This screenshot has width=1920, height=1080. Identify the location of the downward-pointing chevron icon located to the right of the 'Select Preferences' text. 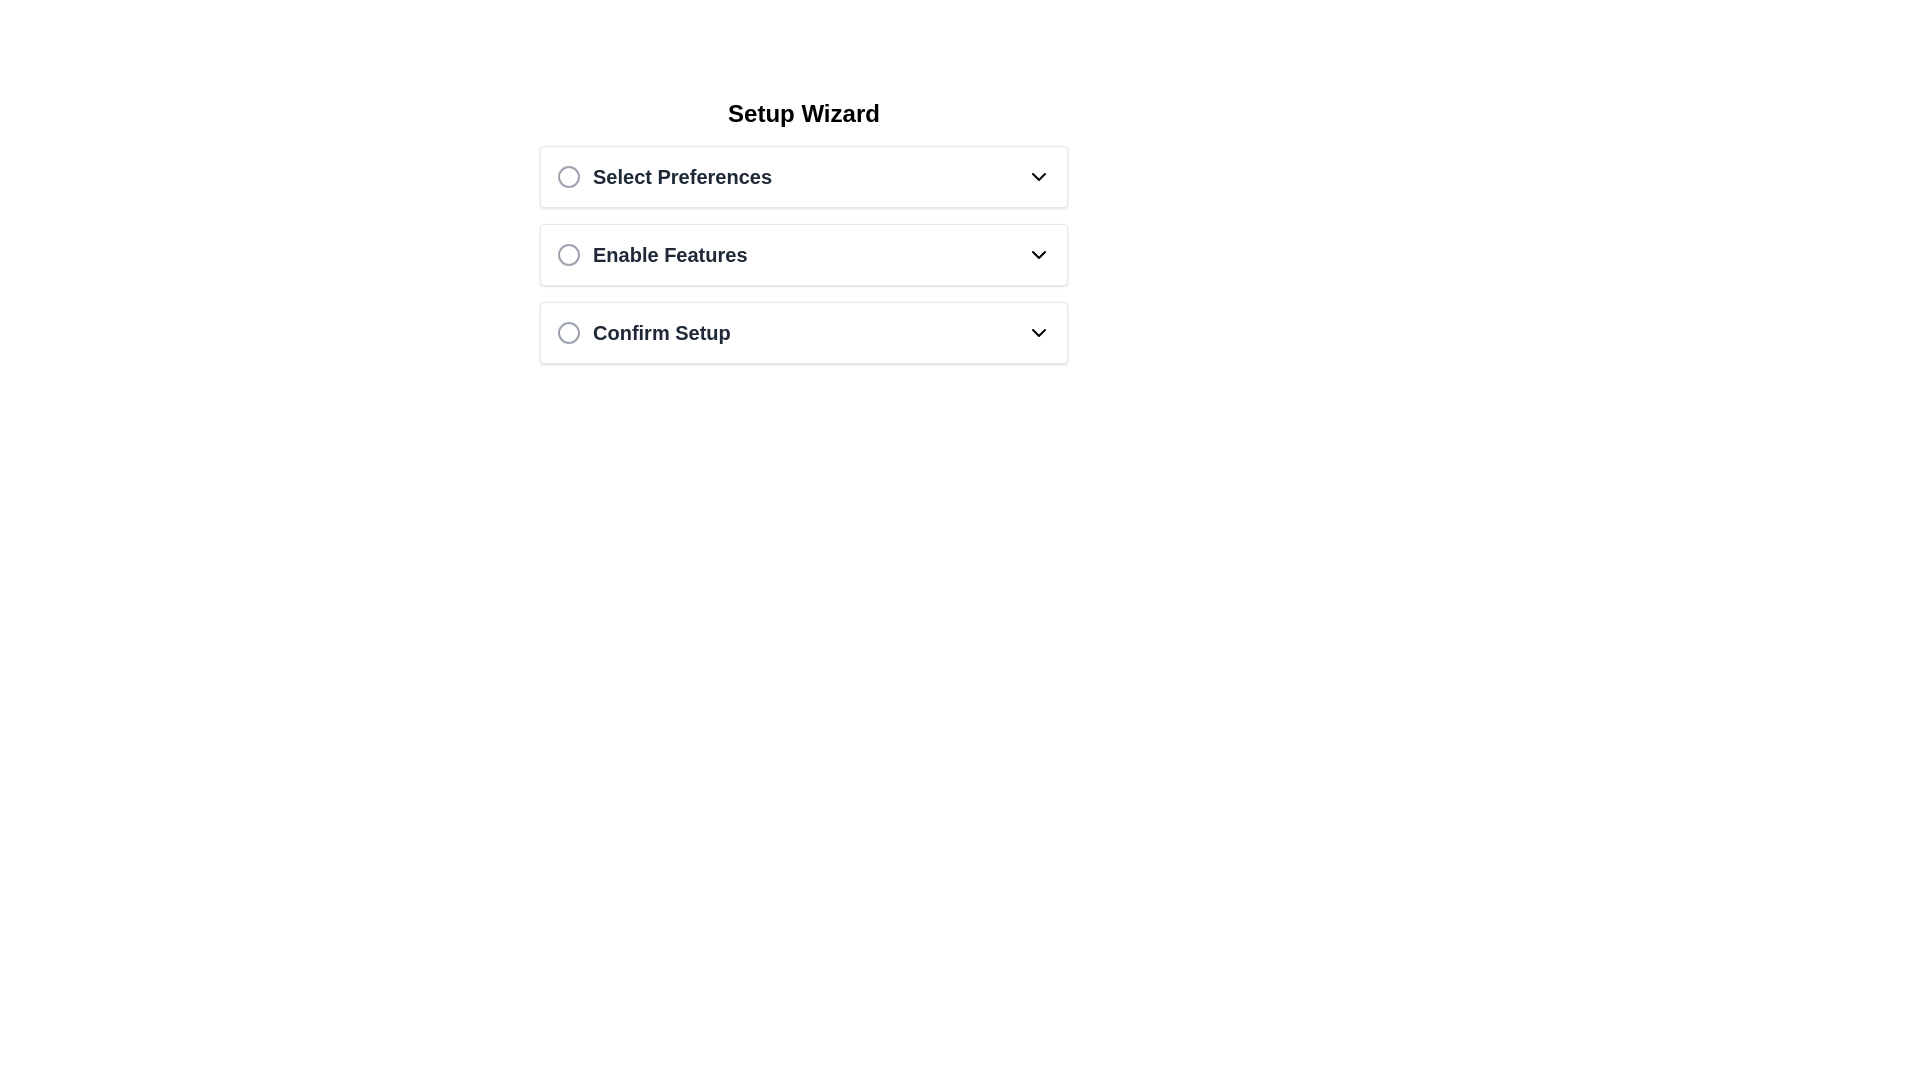
(1038, 176).